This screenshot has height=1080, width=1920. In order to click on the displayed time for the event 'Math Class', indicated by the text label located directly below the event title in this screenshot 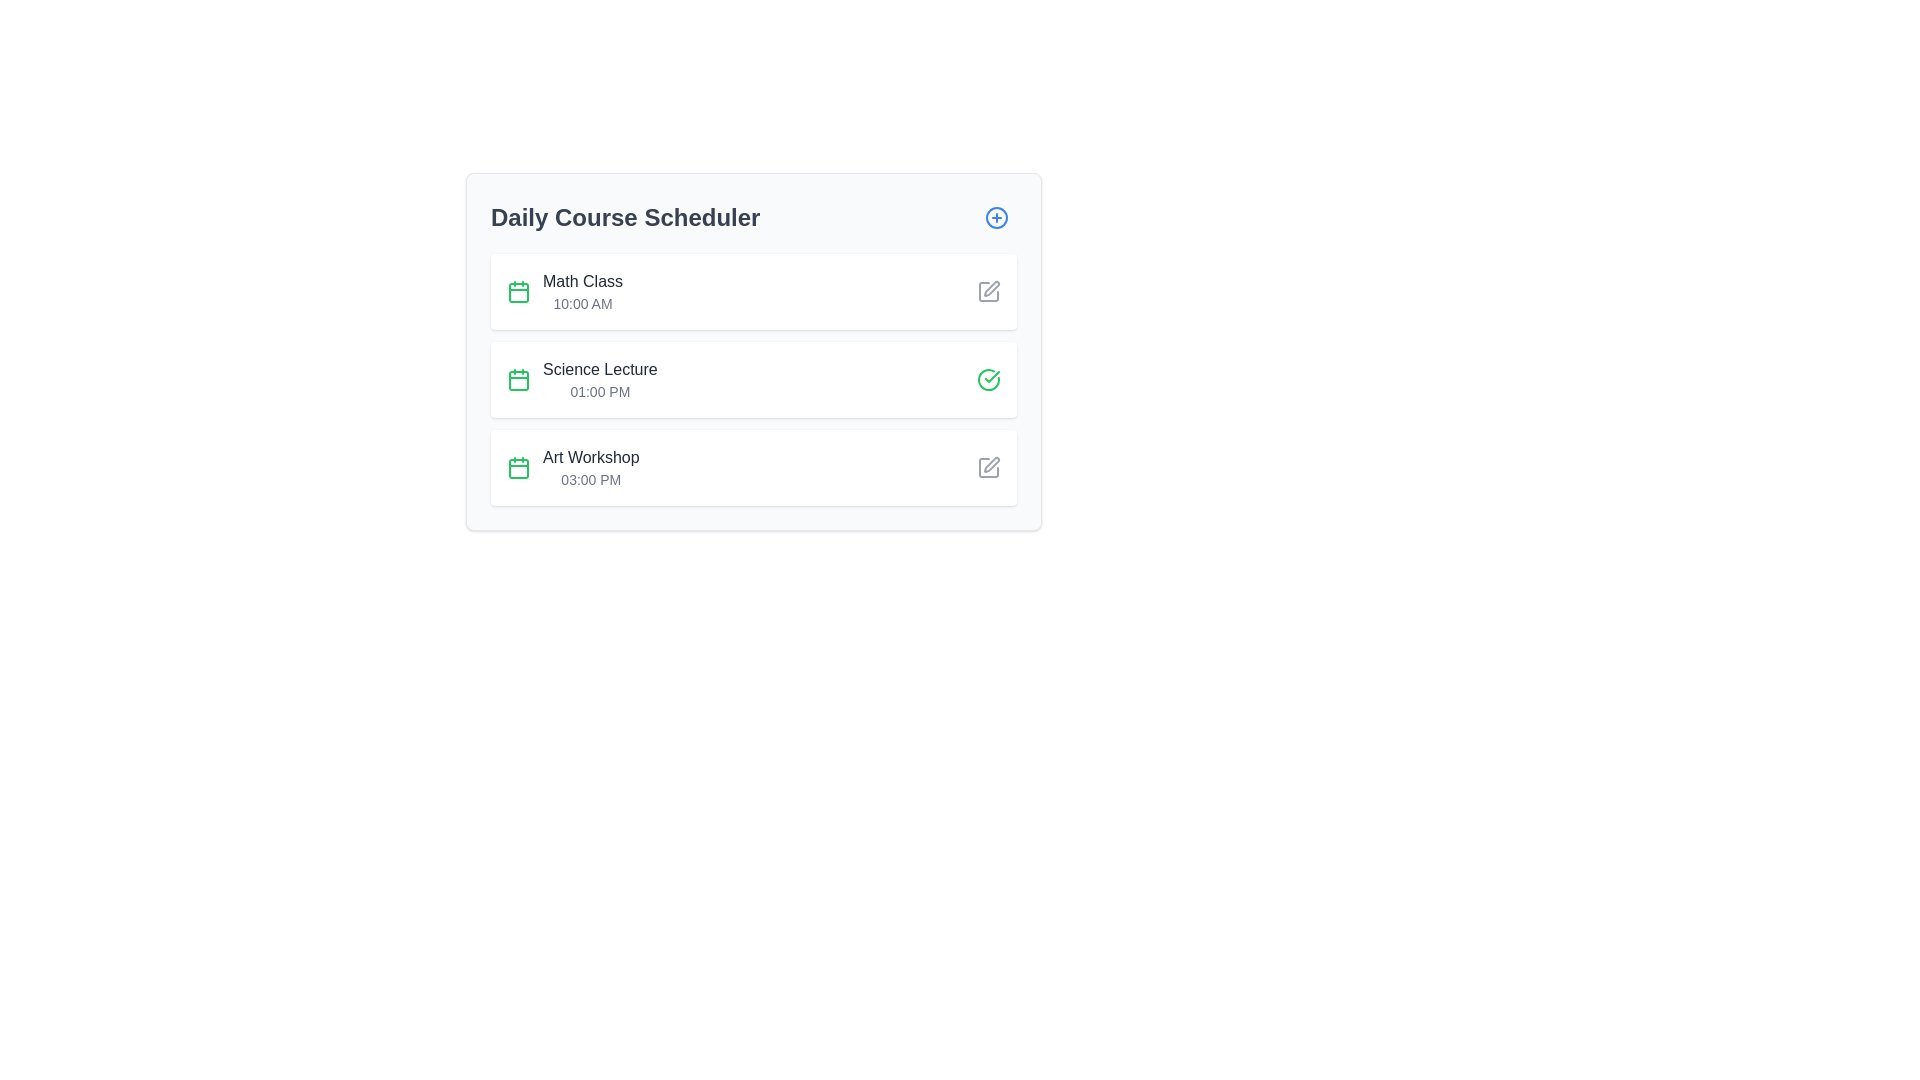, I will do `click(582, 304)`.